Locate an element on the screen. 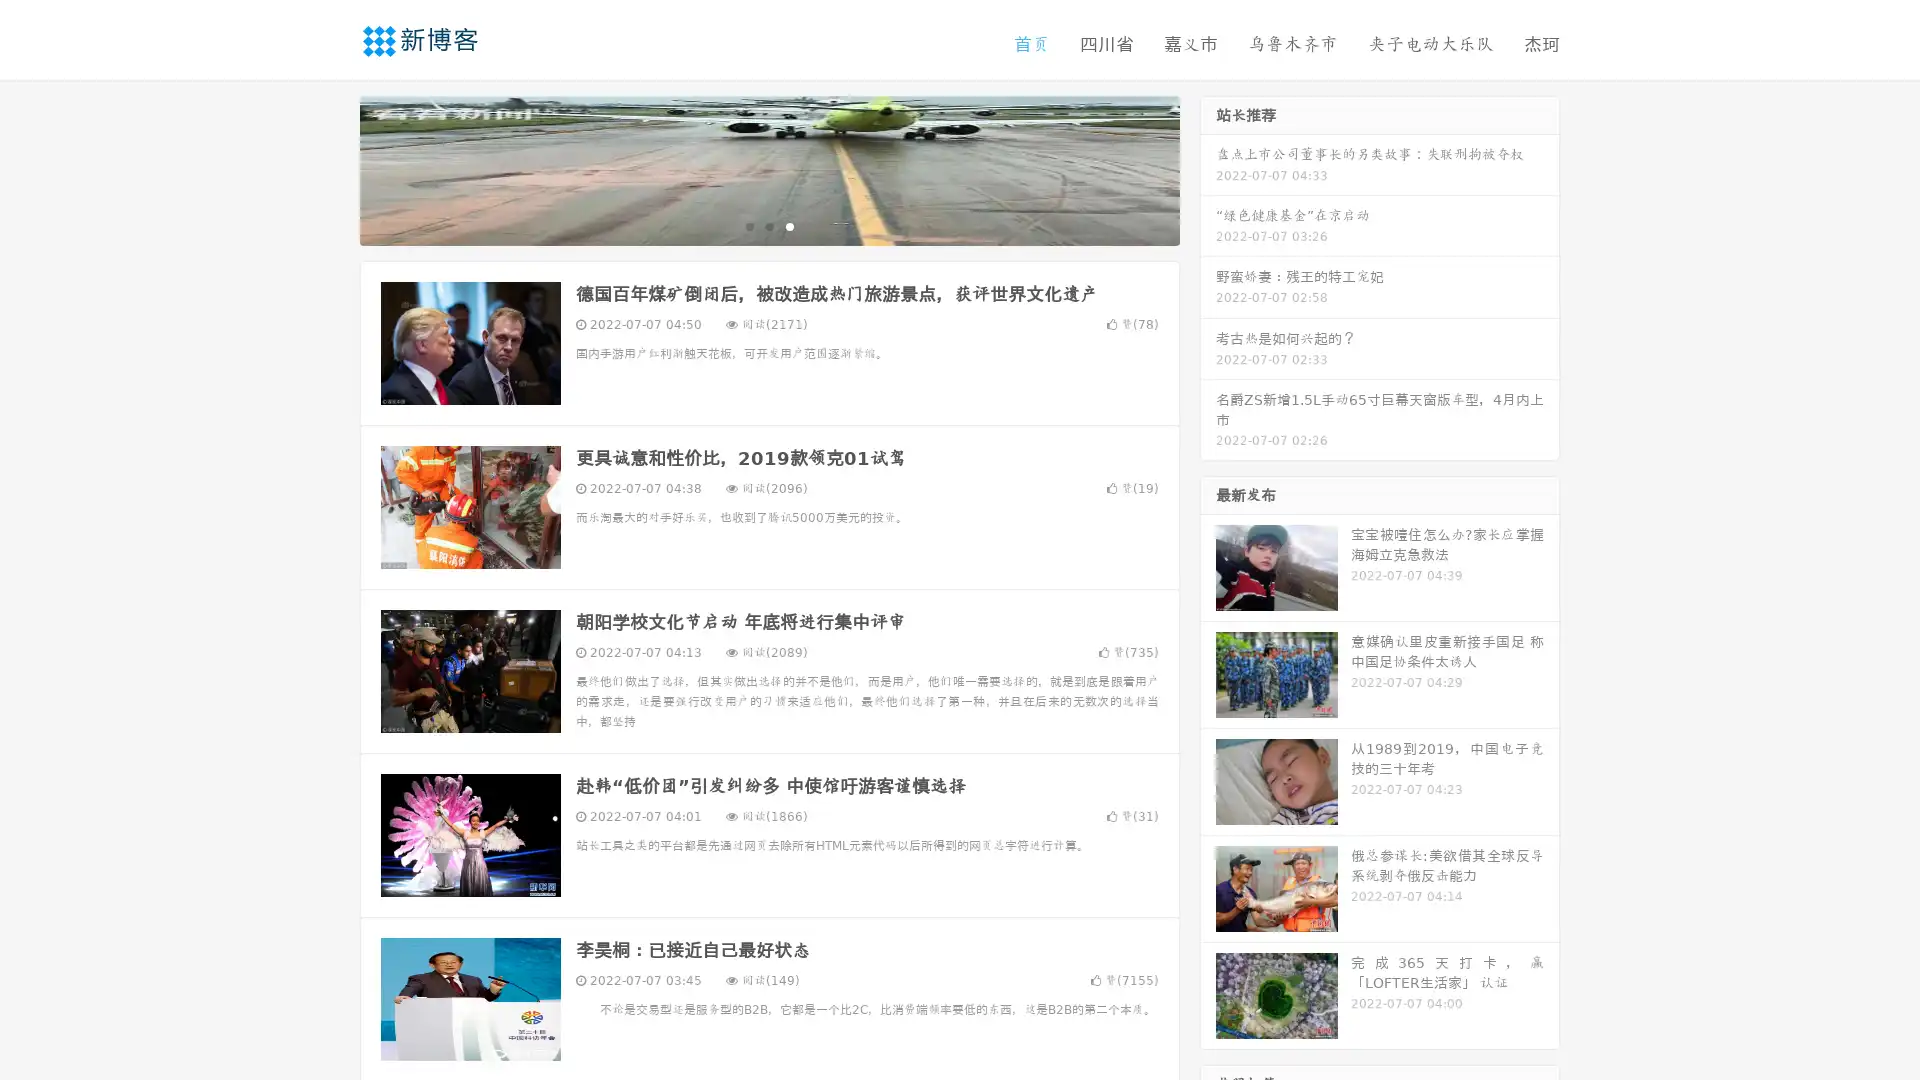 This screenshot has height=1080, width=1920. Go to slide 1 is located at coordinates (748, 225).